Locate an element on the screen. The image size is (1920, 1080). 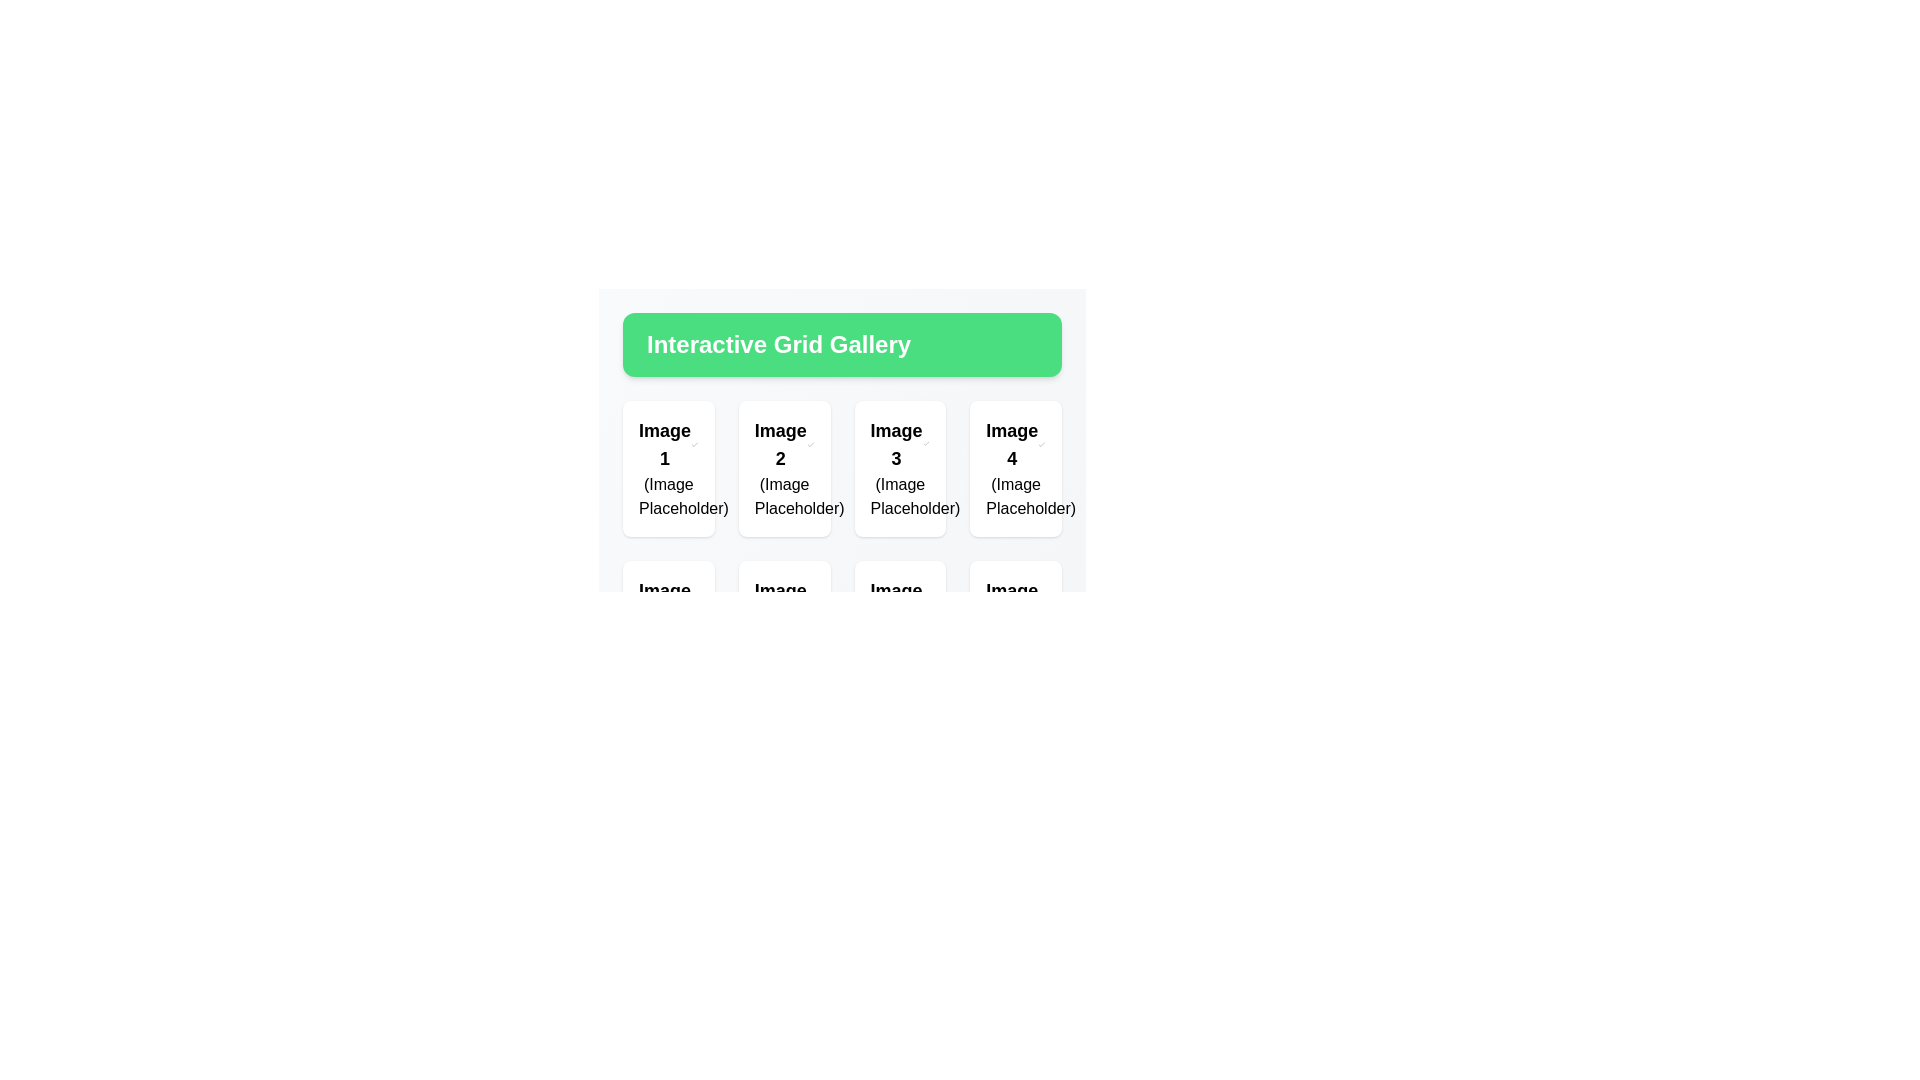
the text label that serves as a placeholder for an image, located below 'Image 1' in the first item of the image grid is located at coordinates (668, 496).